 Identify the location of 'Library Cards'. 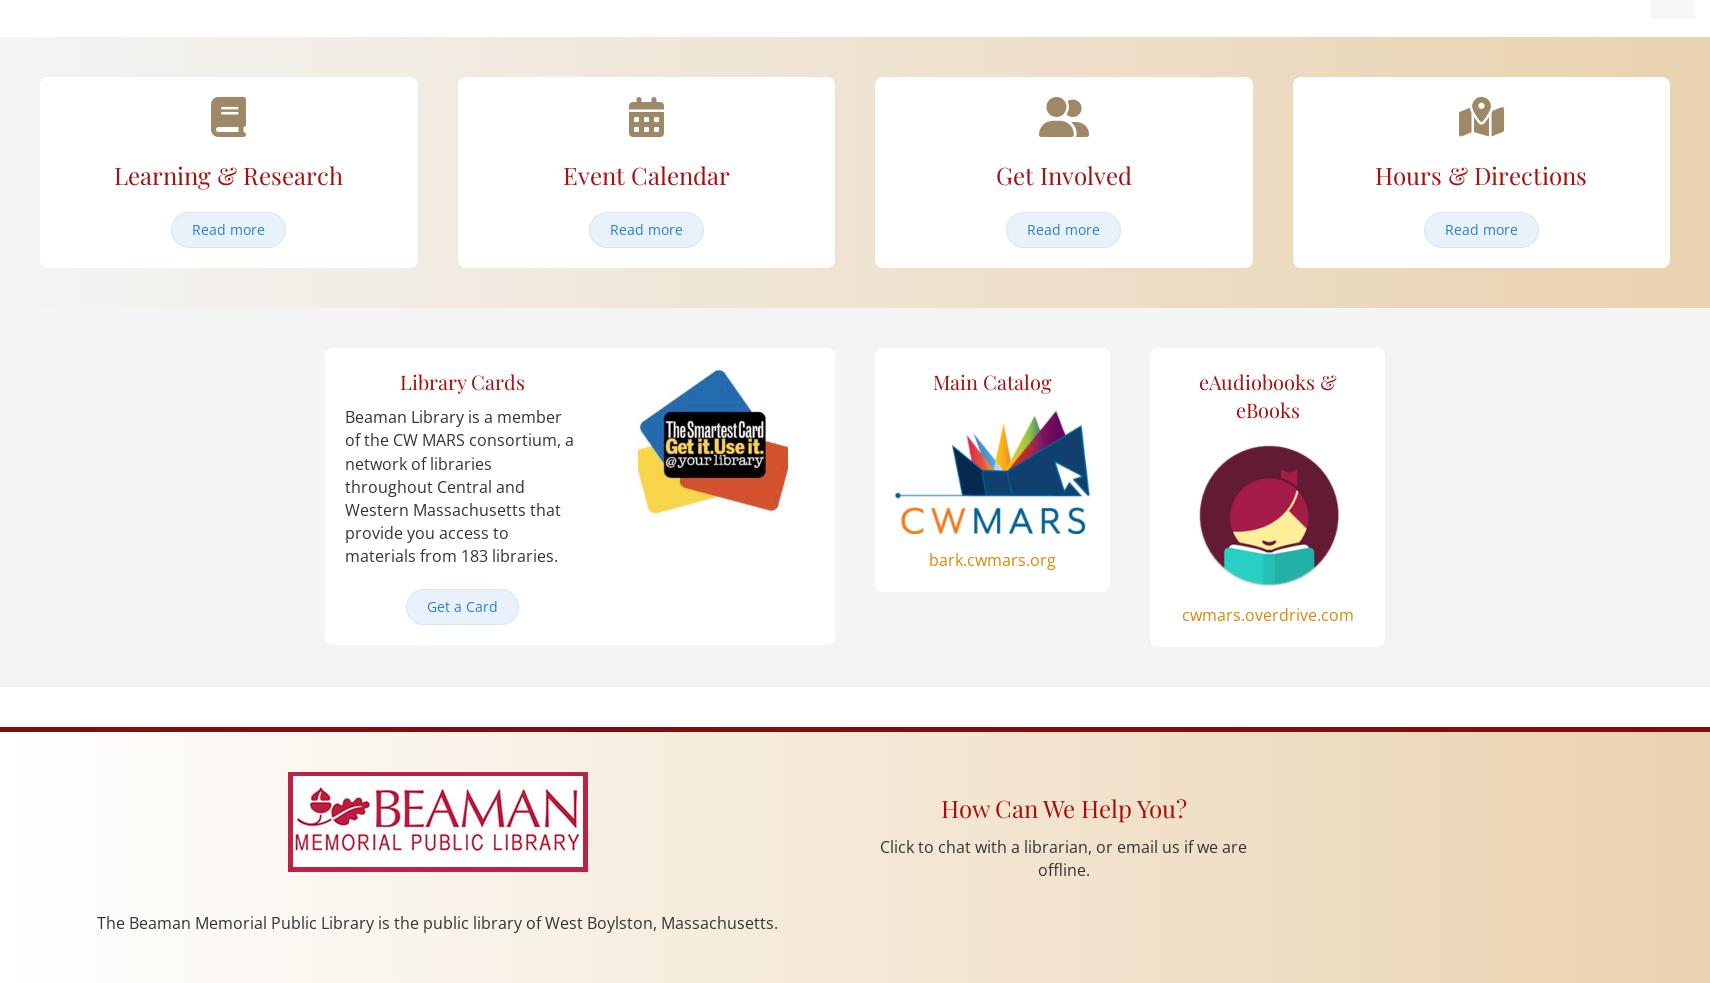
(462, 380).